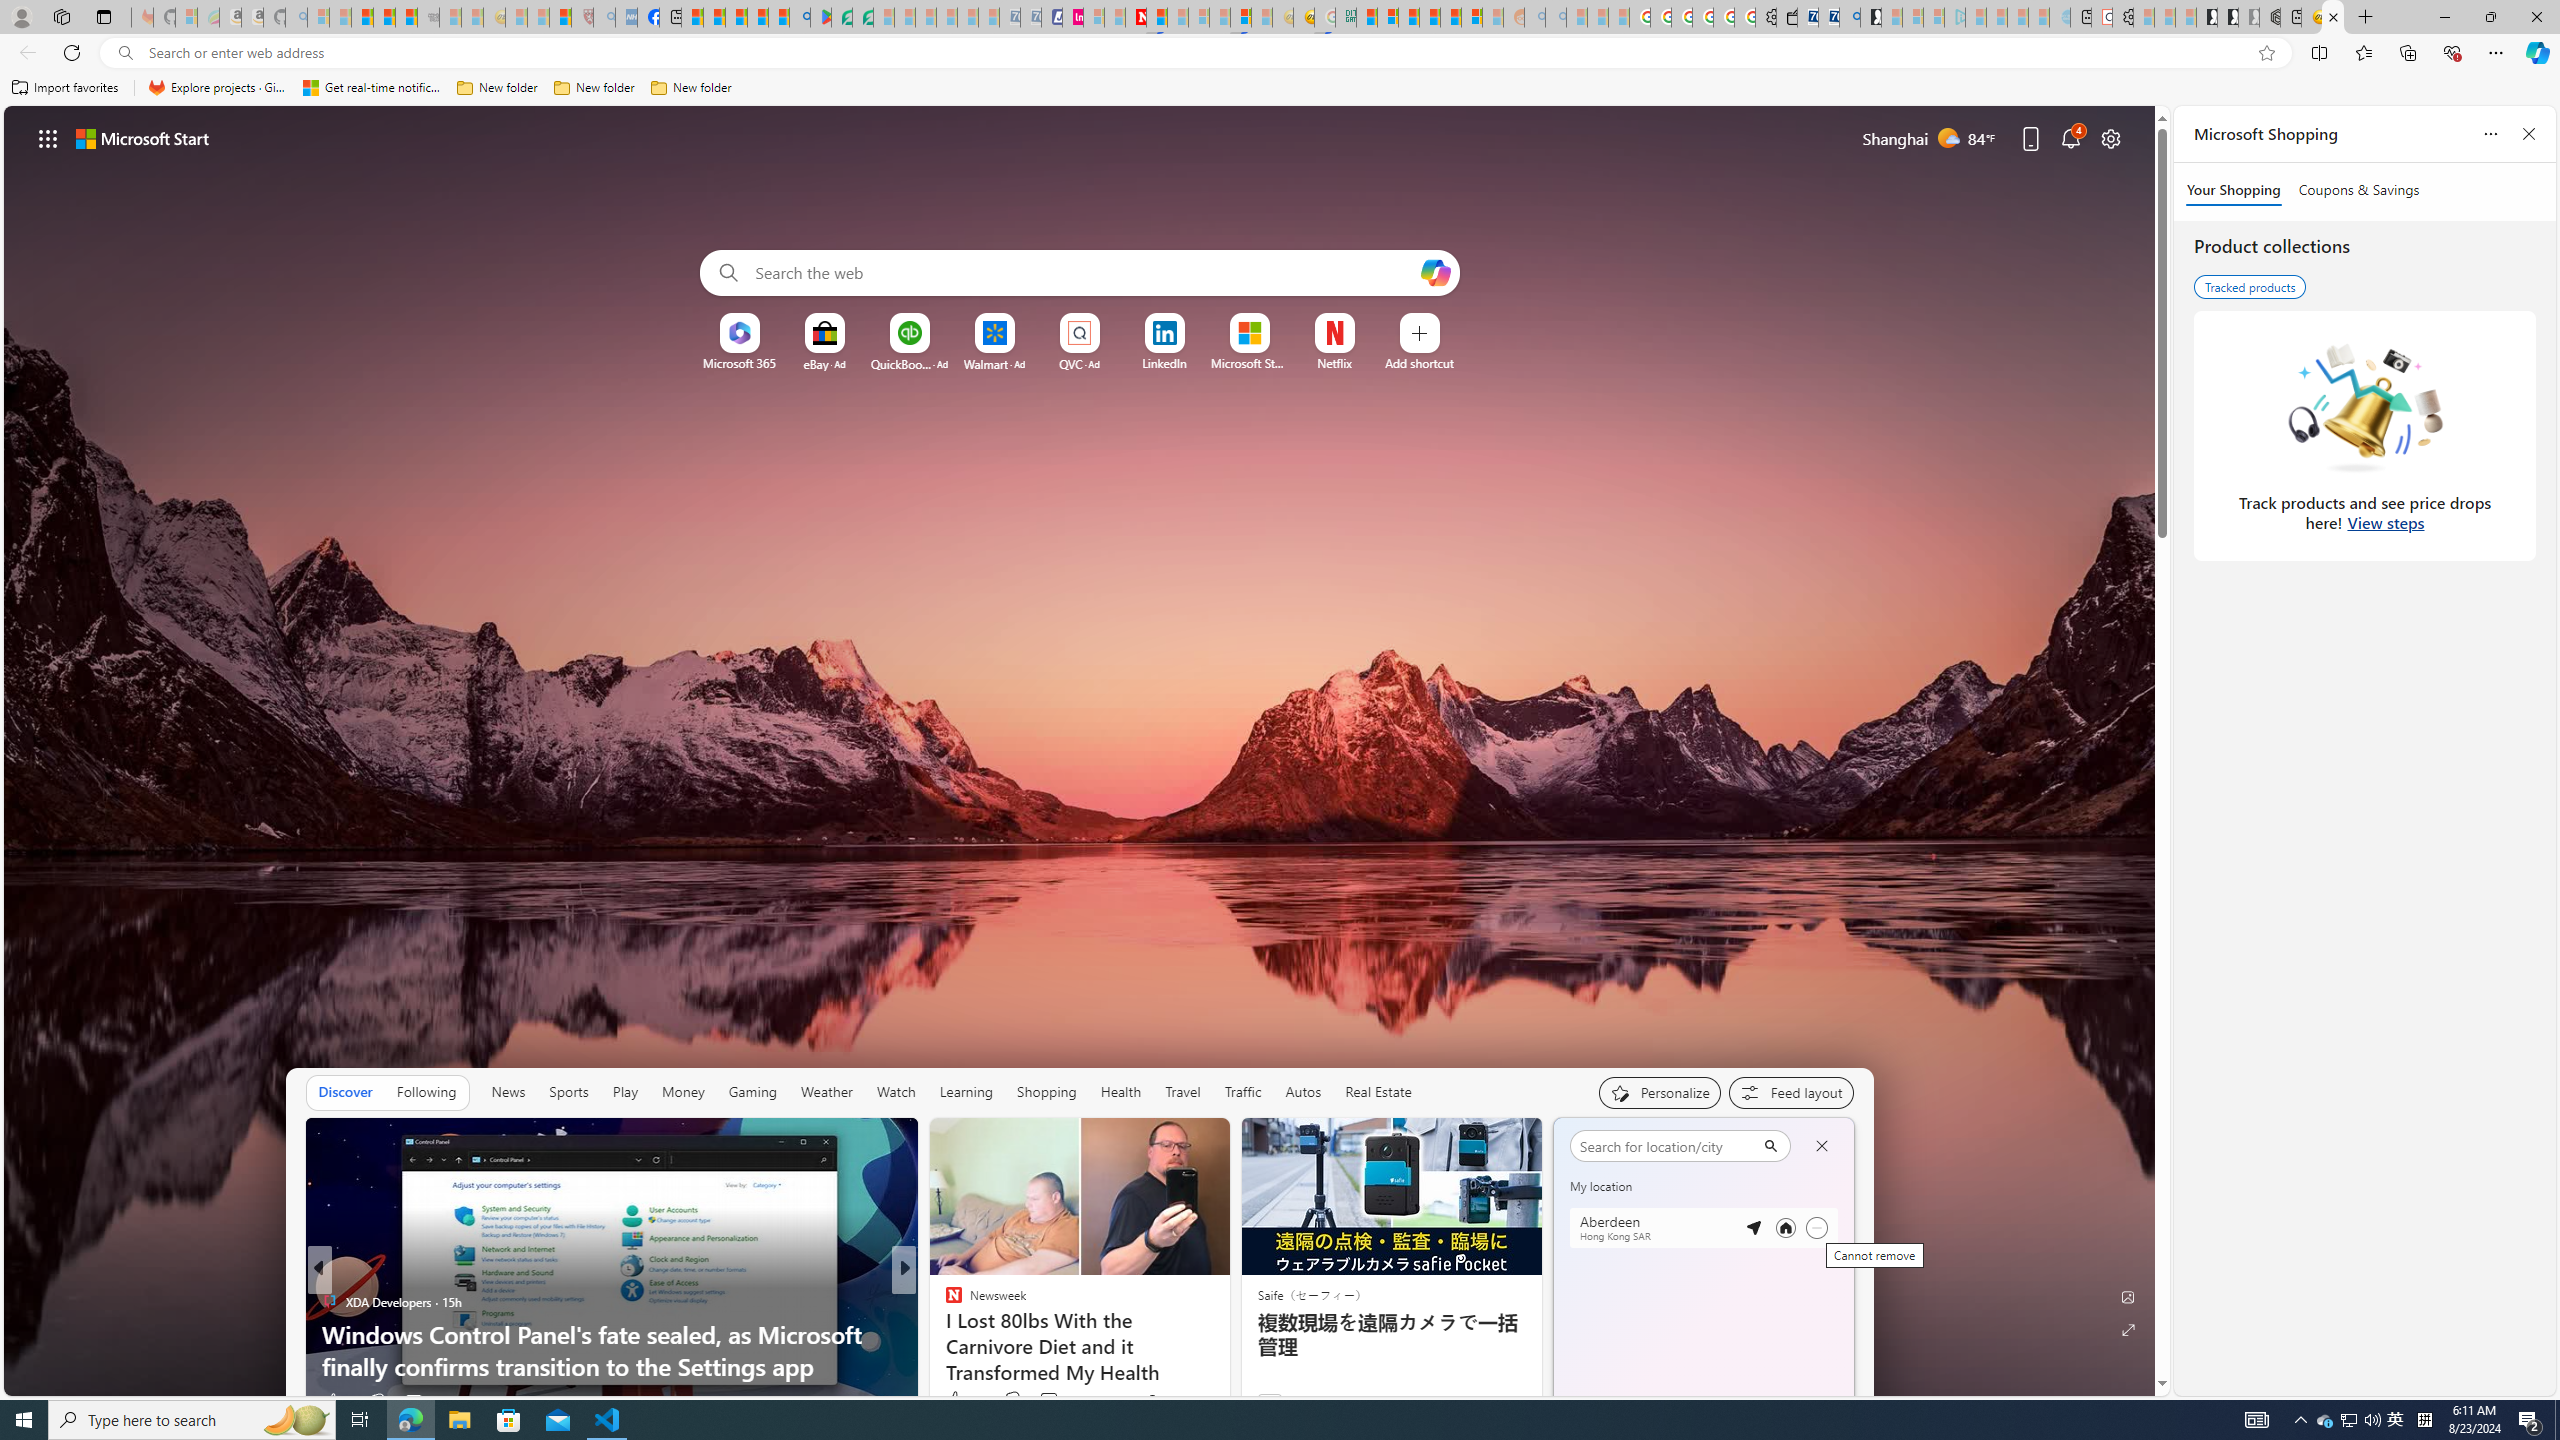 The width and height of the screenshot is (2560, 1440). I want to click on 'INSIDER', so click(945, 1302).